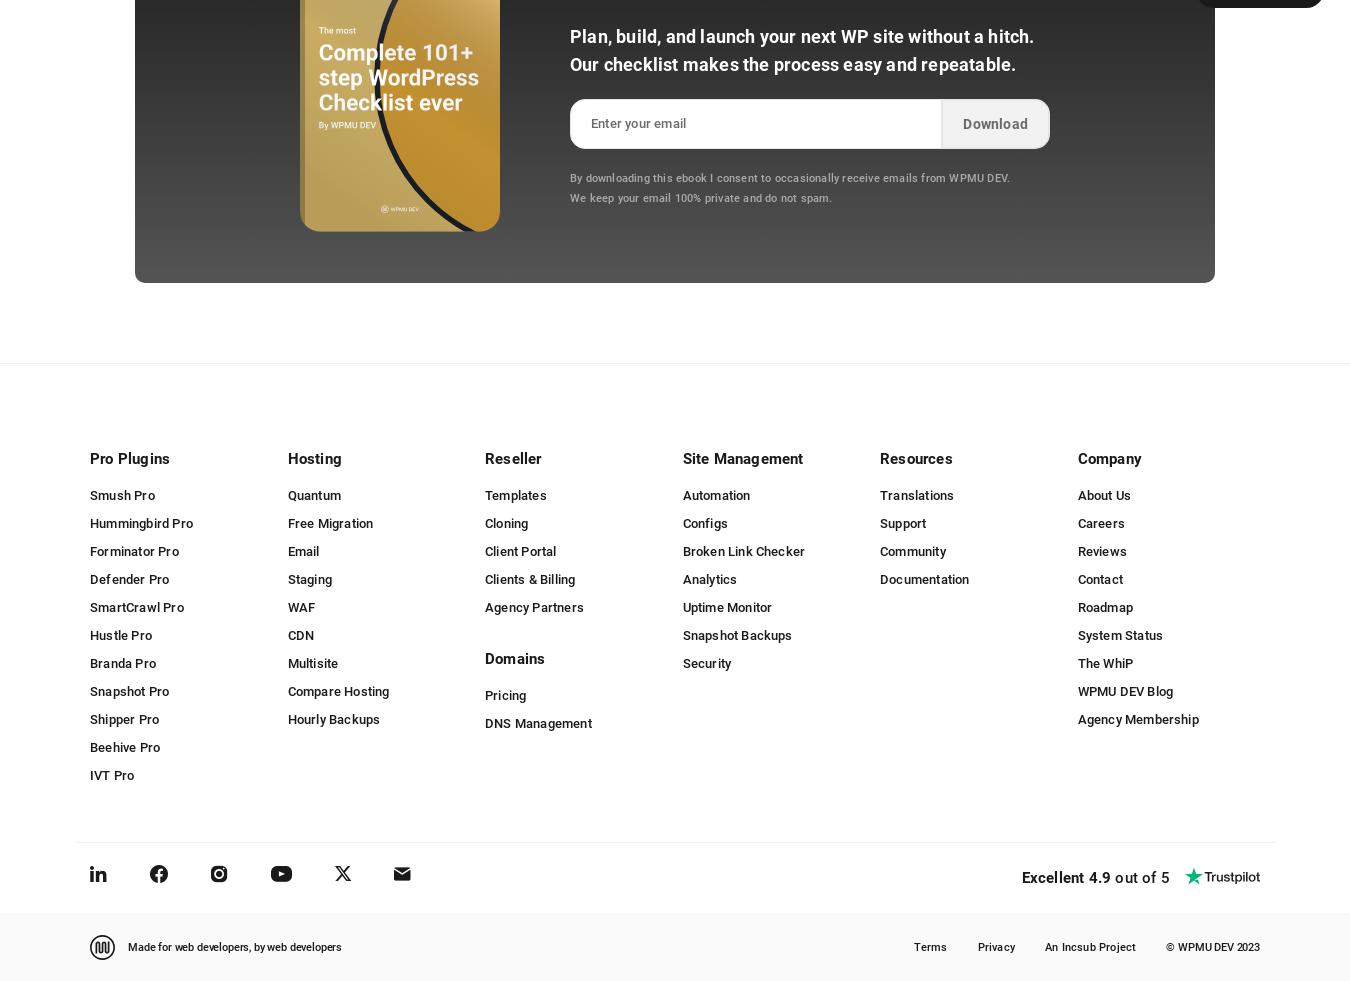 The image size is (1350, 981). I want to click on 'out of 5', so click(1139, 877).